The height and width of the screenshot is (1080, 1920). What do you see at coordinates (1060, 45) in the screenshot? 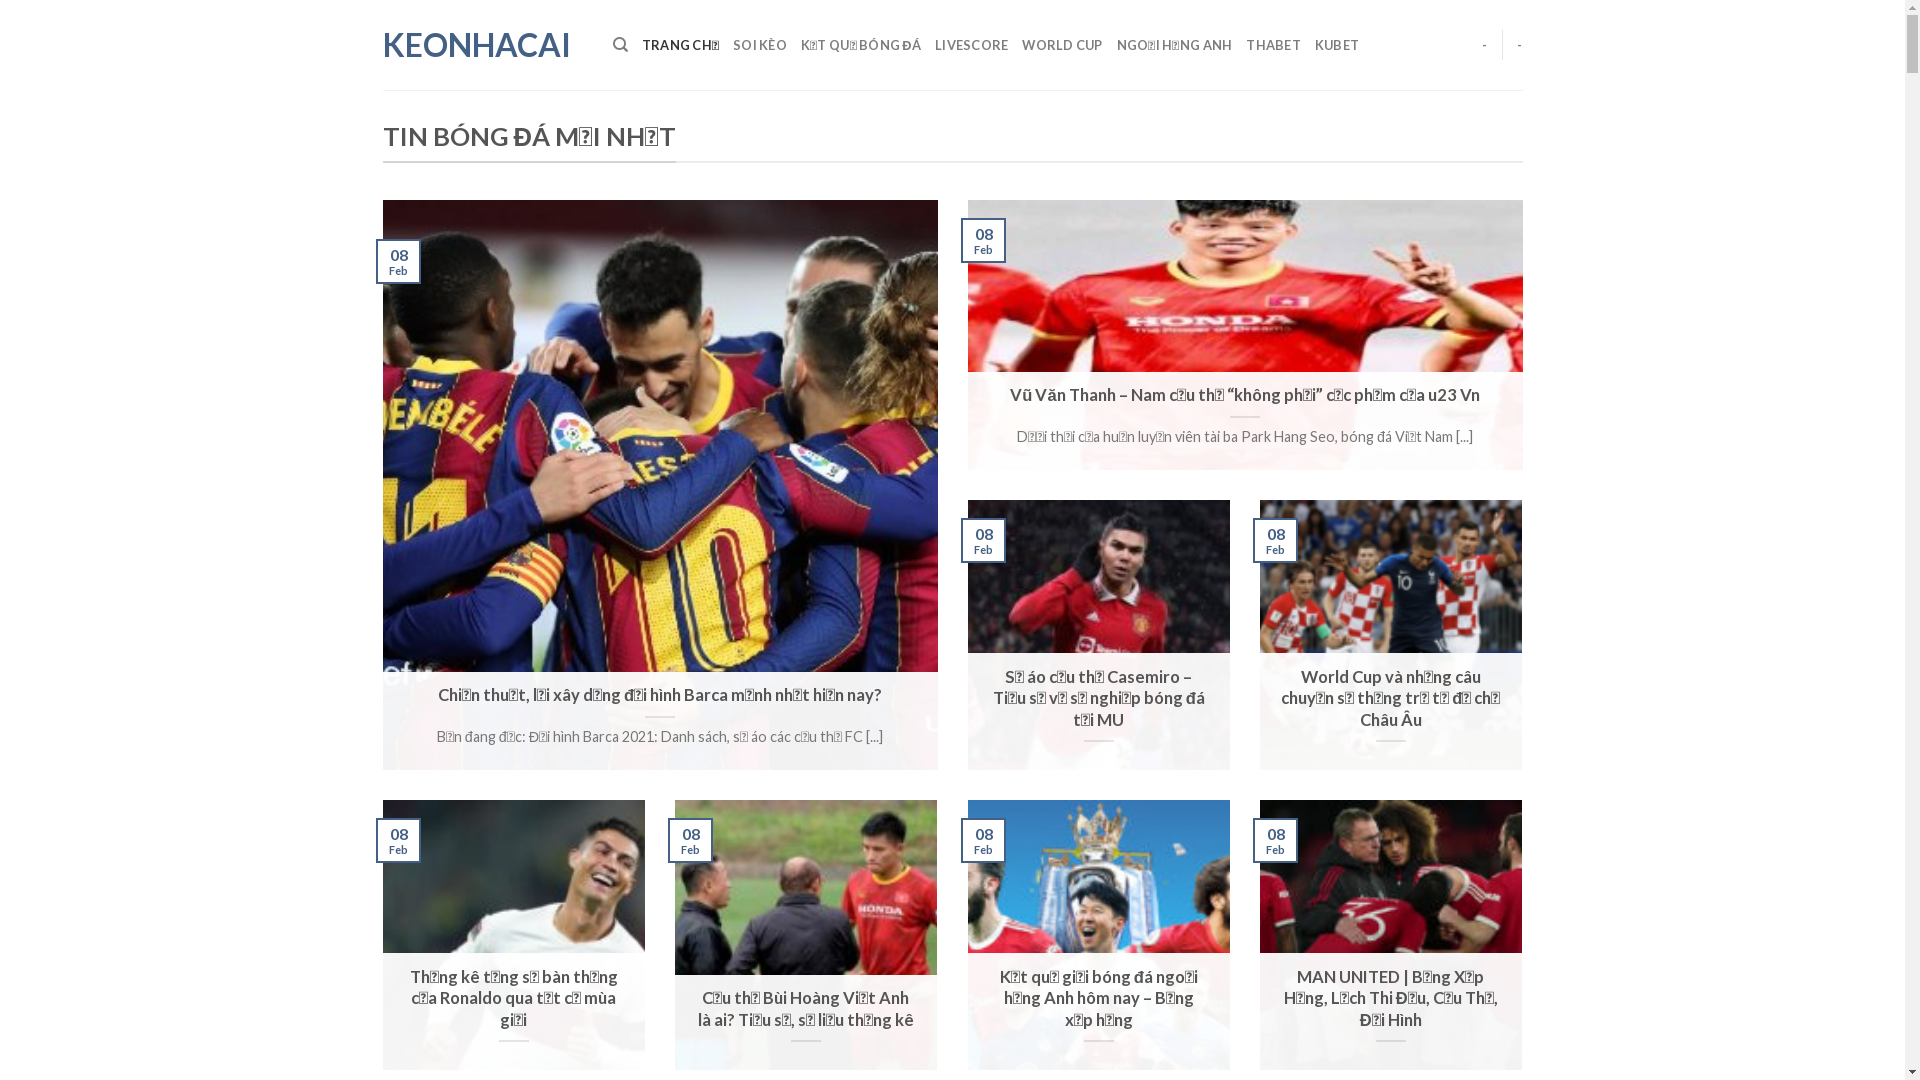
I see `'WORLD CUP'` at bounding box center [1060, 45].